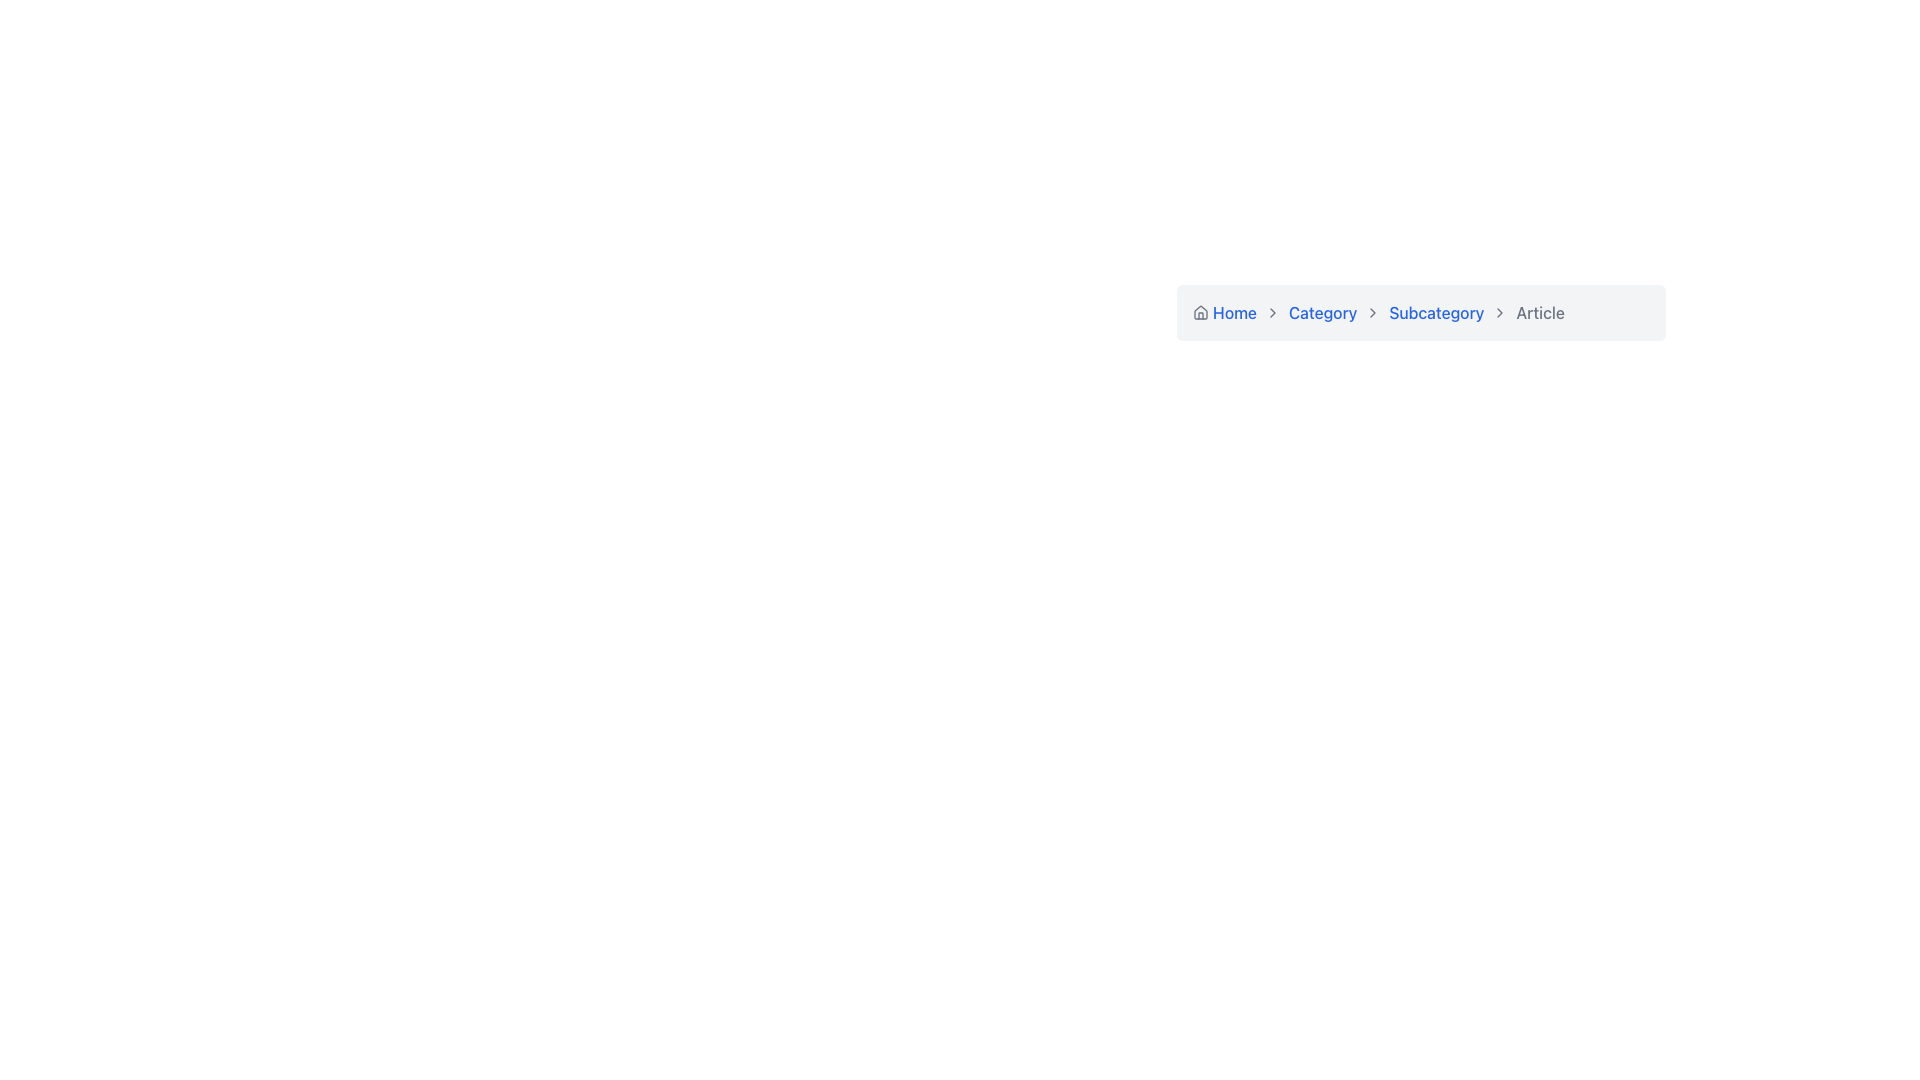 The image size is (1920, 1080). I want to click on the 'Home' text link in the breadcrumb navigation bar, so click(1233, 312).